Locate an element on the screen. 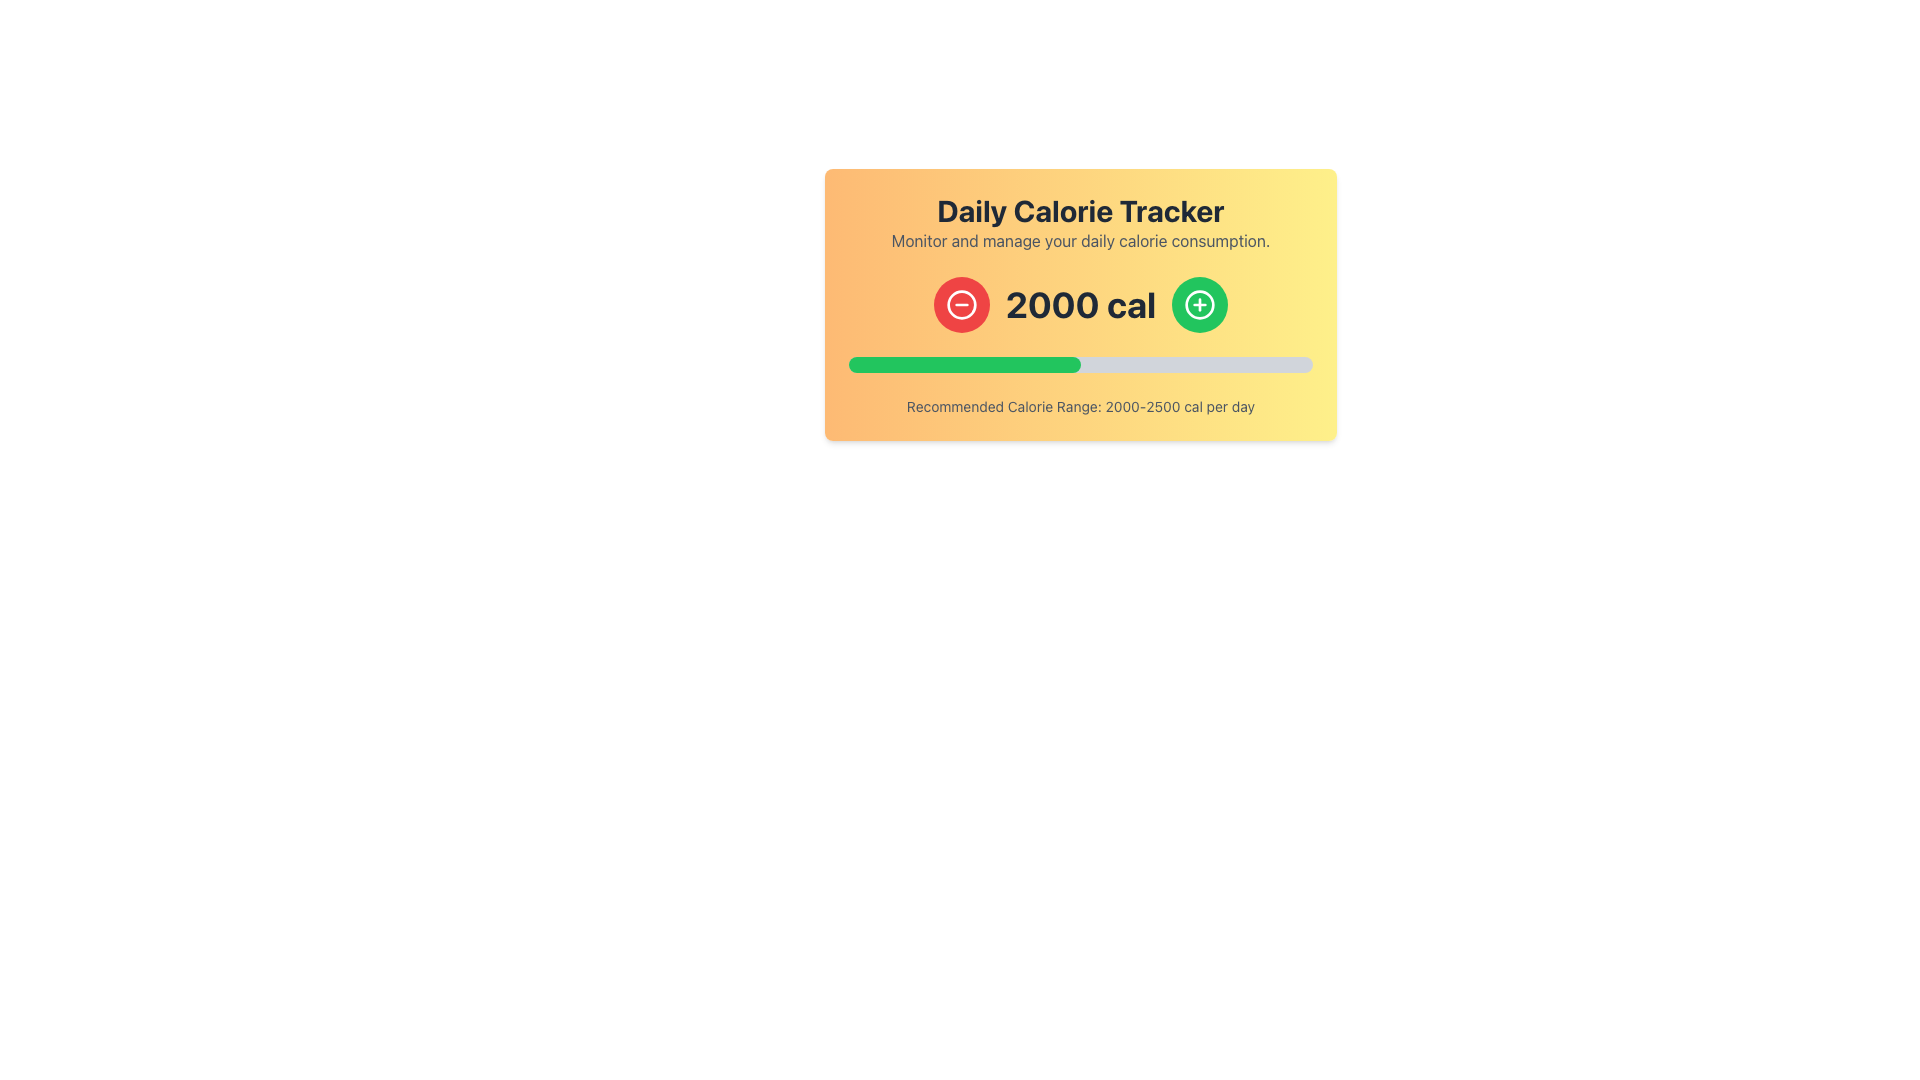 Image resolution: width=1920 pixels, height=1080 pixels. the text display showing the current calorie count of '2000 cal' in the calorie tracker interface is located at coordinates (1079, 304).